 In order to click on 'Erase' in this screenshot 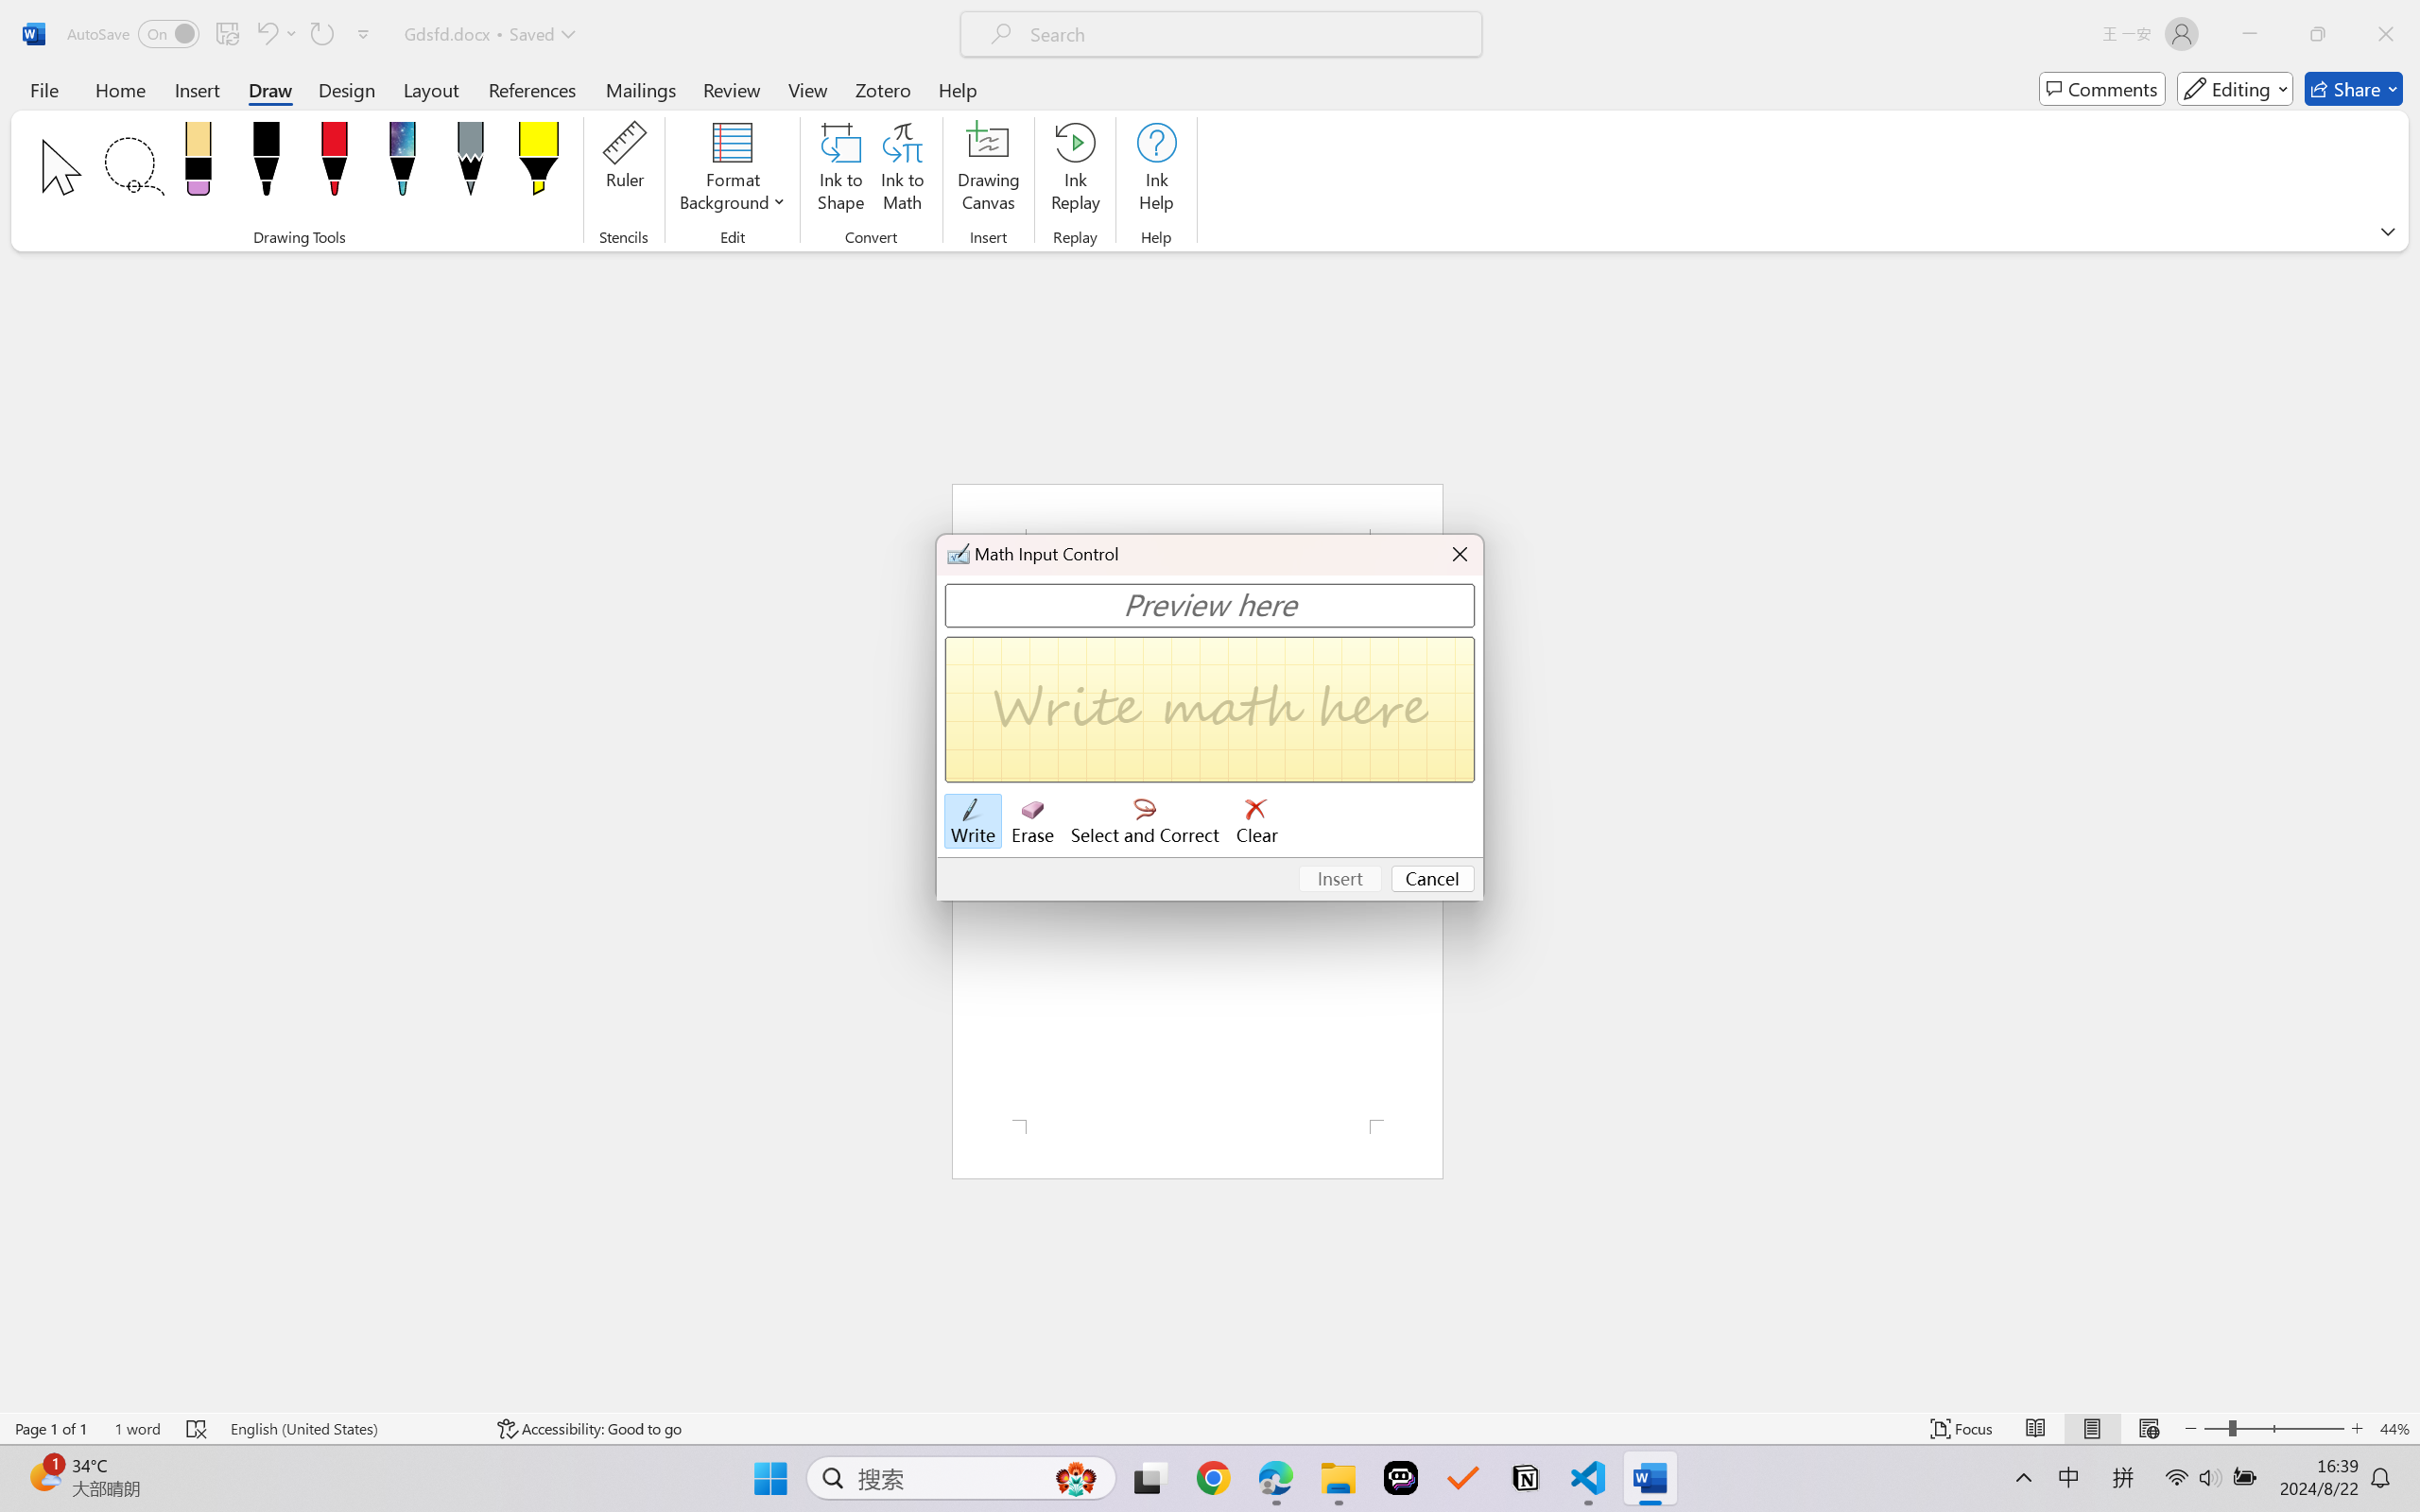, I will do `click(1033, 820)`.